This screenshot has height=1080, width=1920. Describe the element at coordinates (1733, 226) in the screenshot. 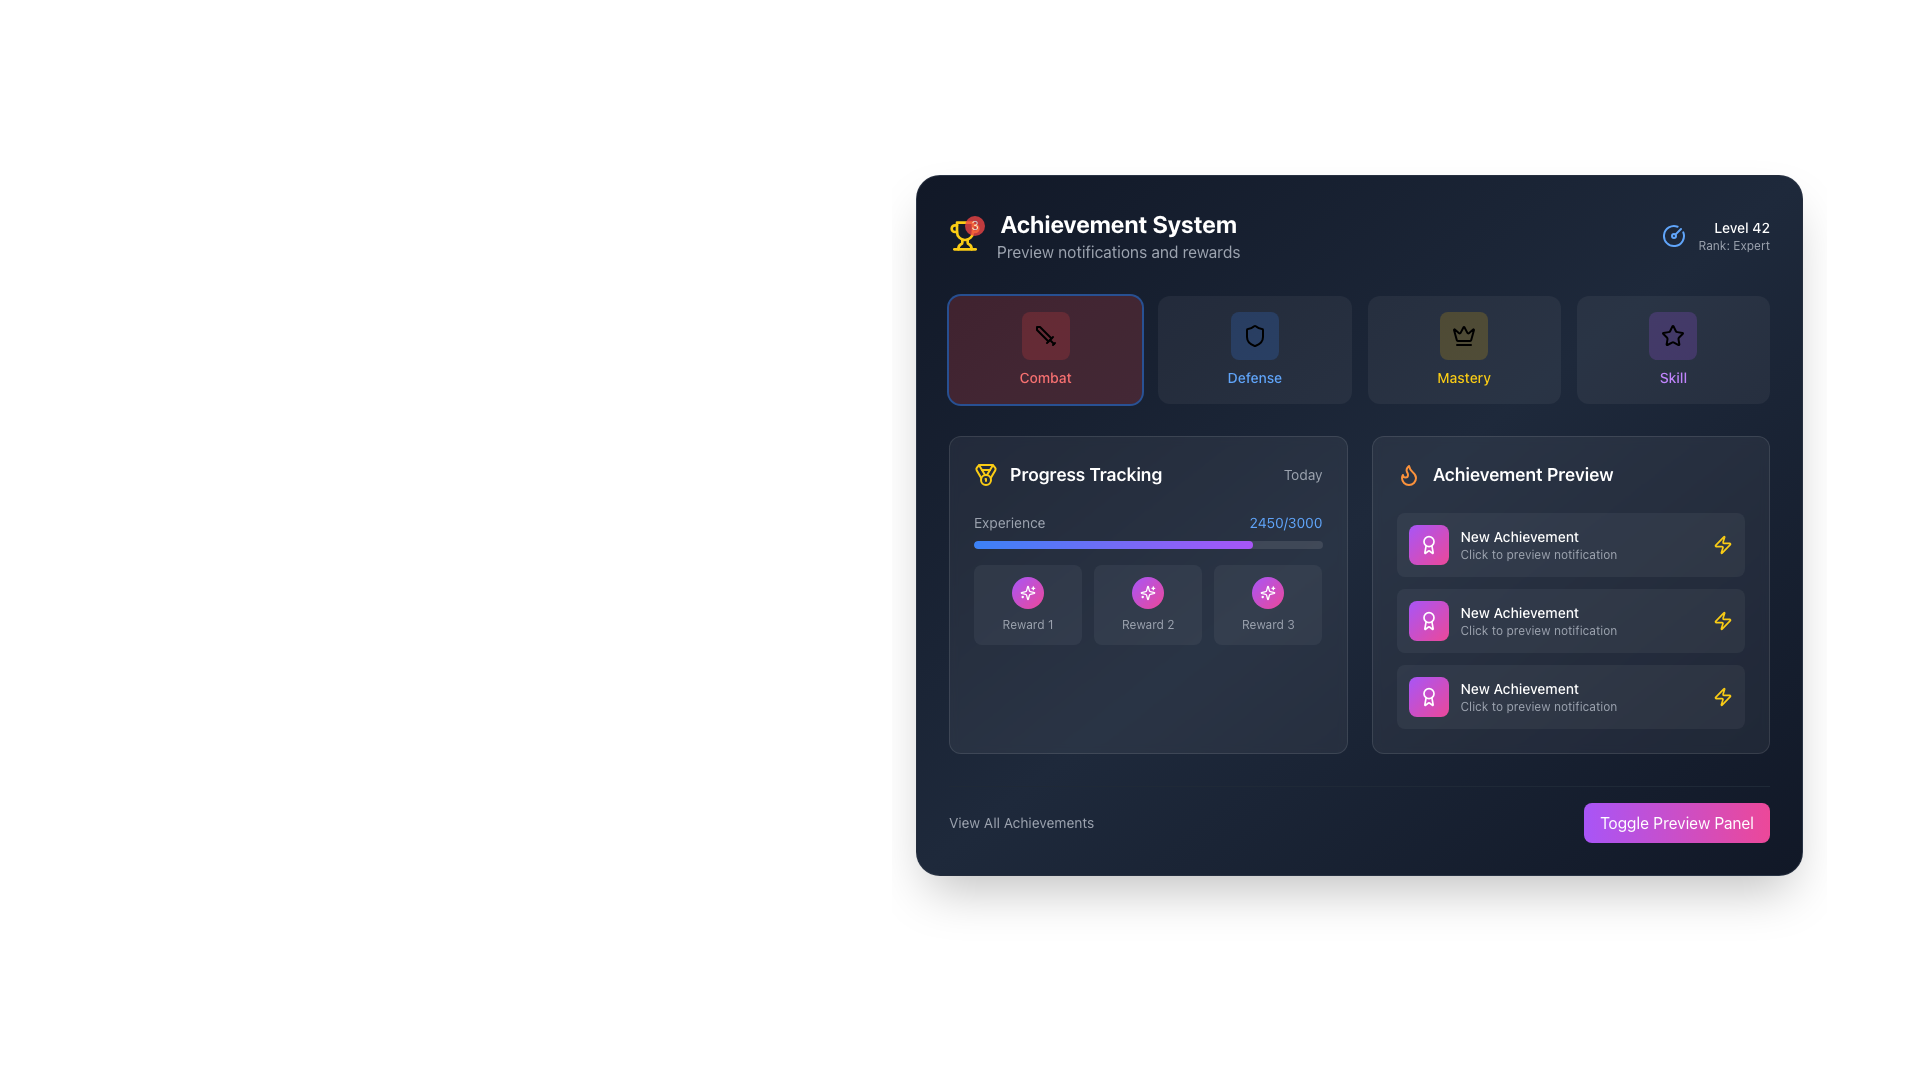

I see `the text label displaying the user's level in the application, located at the top-right corner of the interface, to the right of a circular icon with an arrow` at that location.